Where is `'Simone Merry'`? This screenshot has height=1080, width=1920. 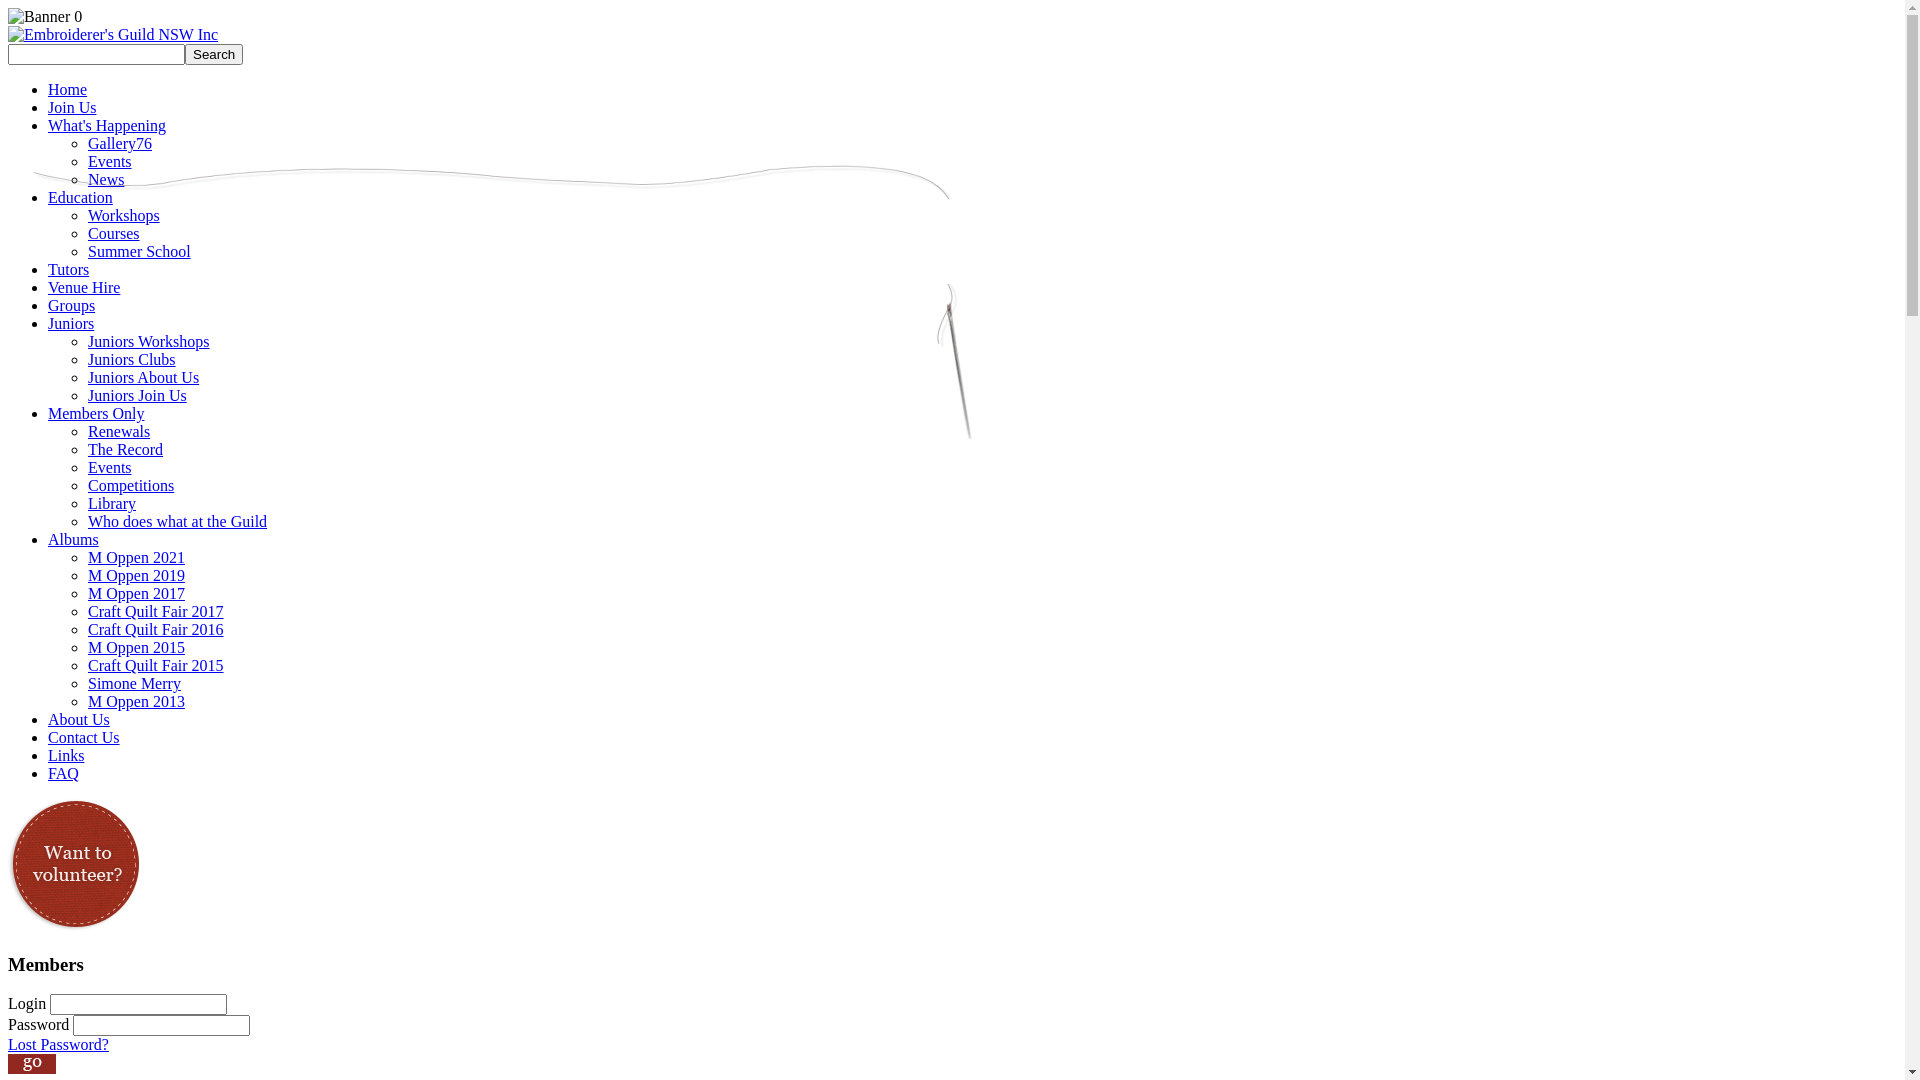 'Simone Merry' is located at coordinates (133, 682).